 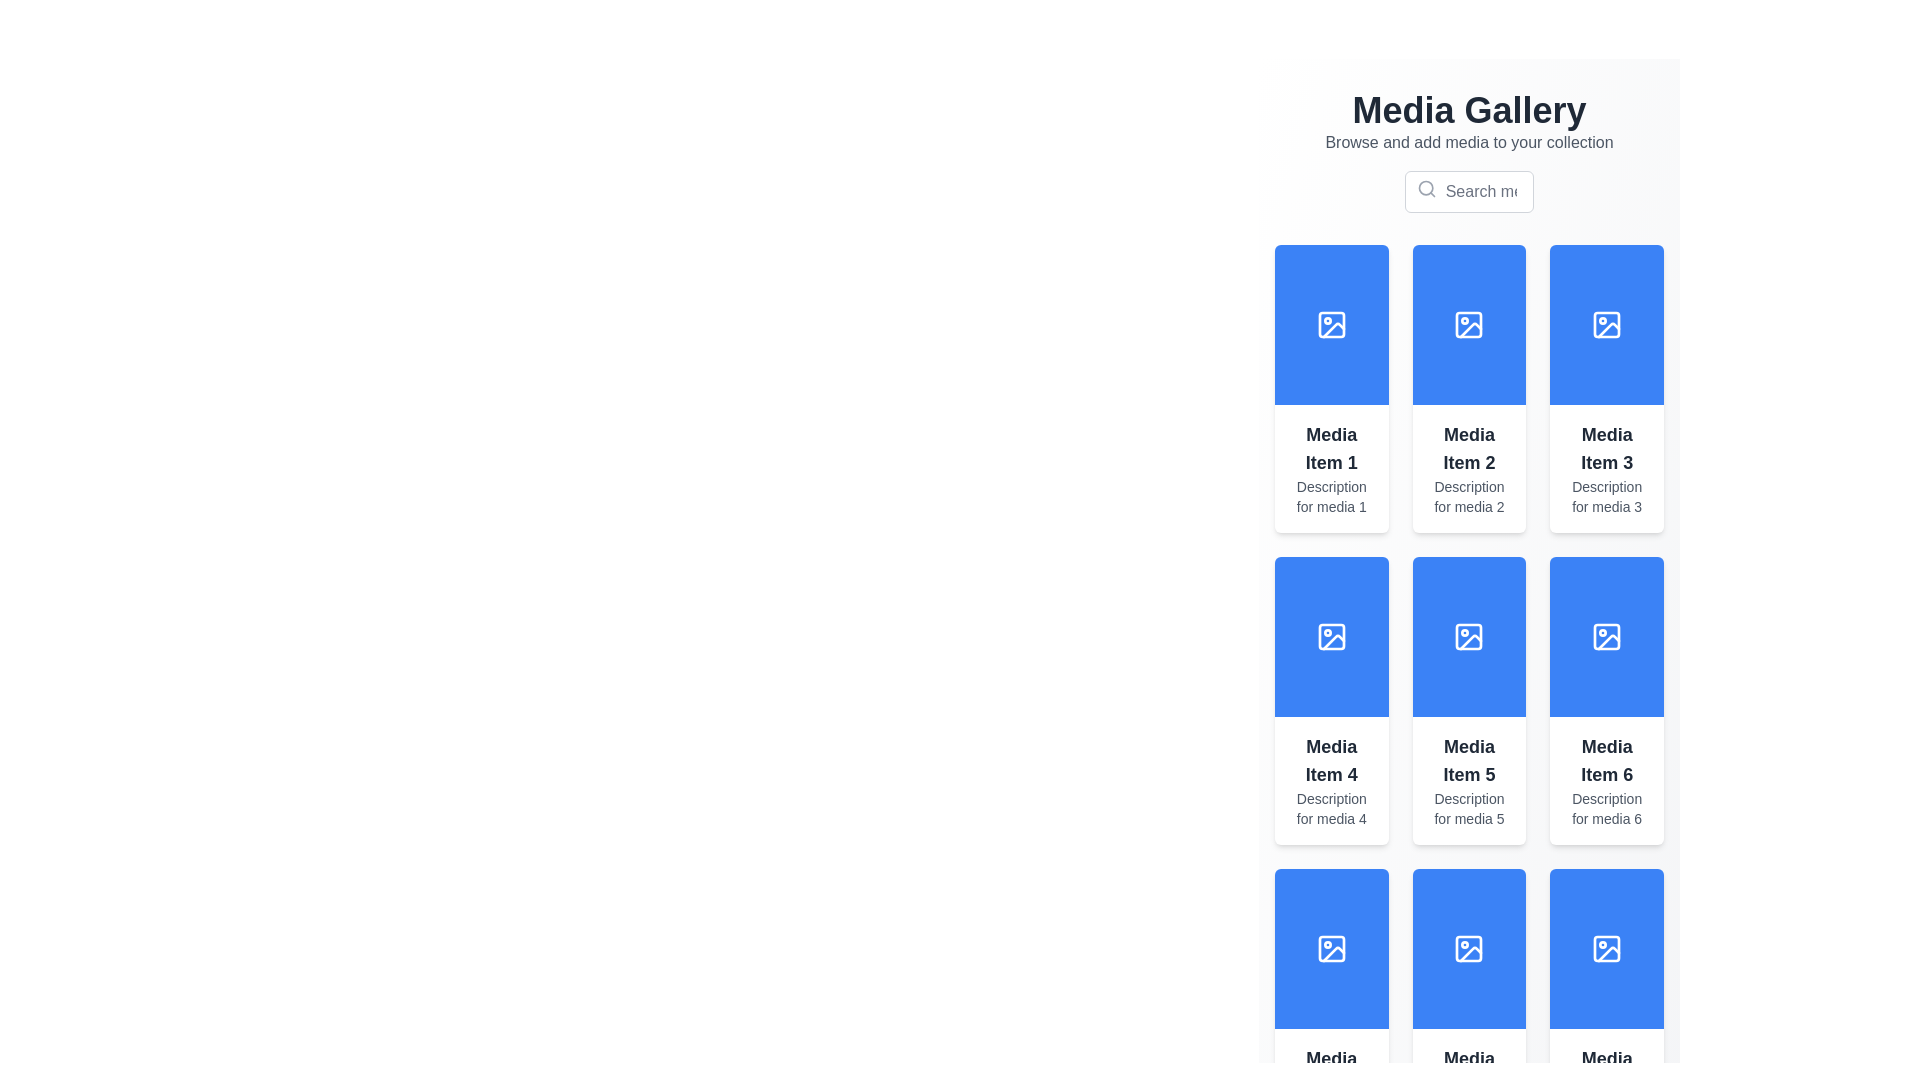 I want to click on the image placeholder located inside 'Media Item 4' in the second row and second column of the grid layout to interact with it, so click(x=1331, y=636).